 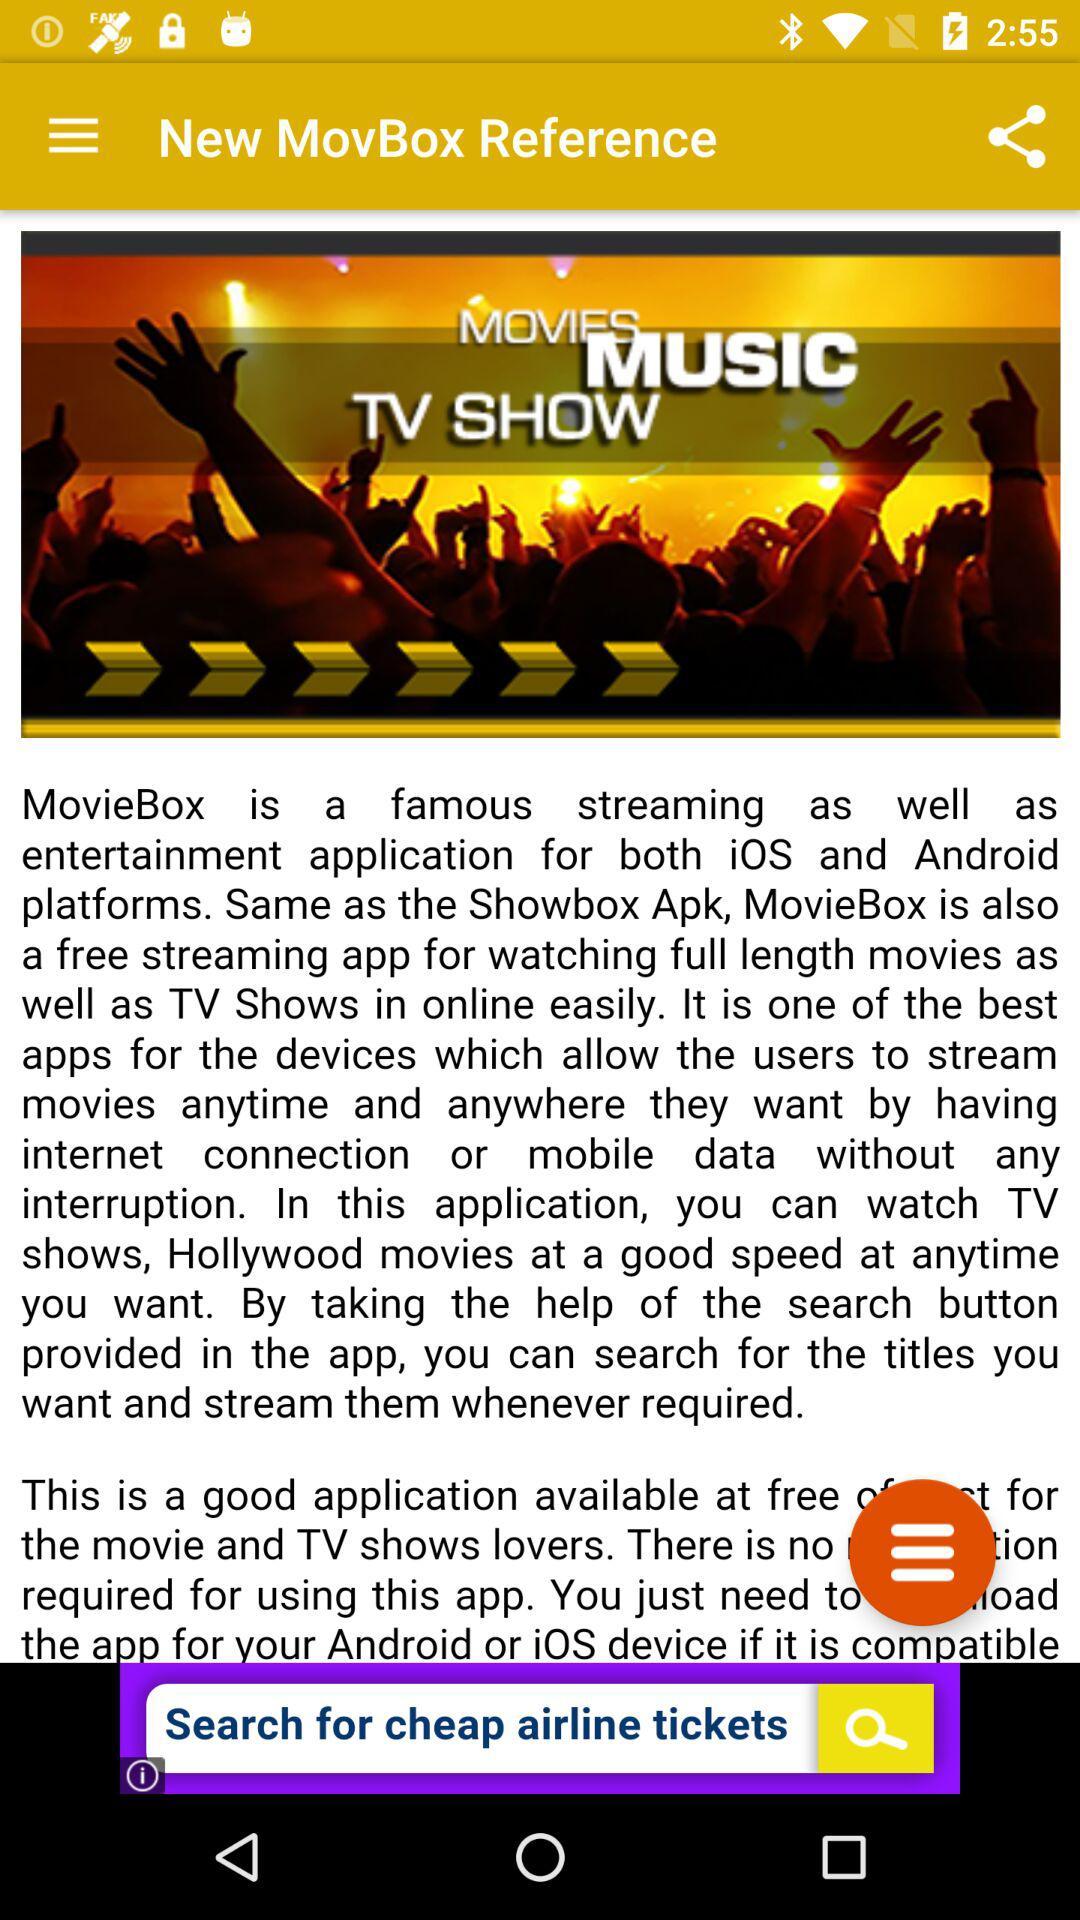 I want to click on advertisement, so click(x=540, y=1727).